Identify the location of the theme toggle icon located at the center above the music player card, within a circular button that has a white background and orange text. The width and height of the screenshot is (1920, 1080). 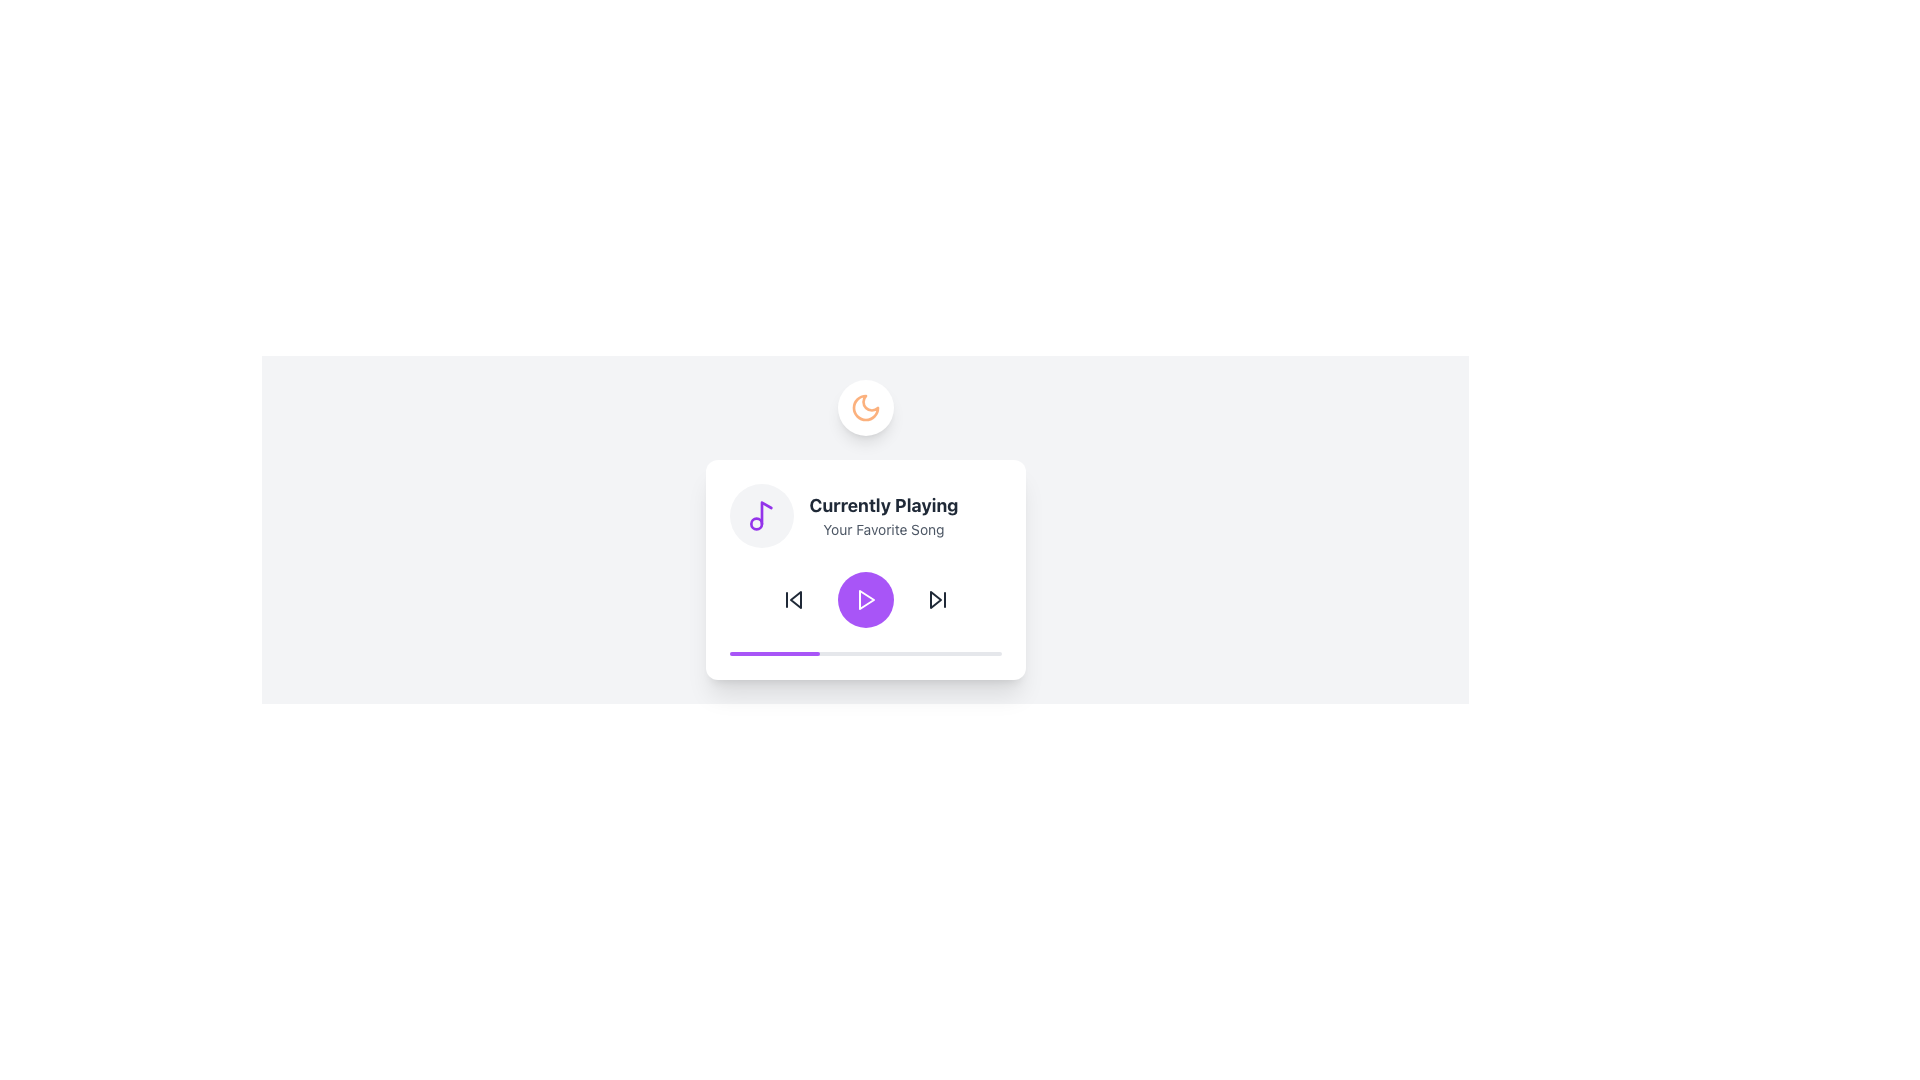
(865, 407).